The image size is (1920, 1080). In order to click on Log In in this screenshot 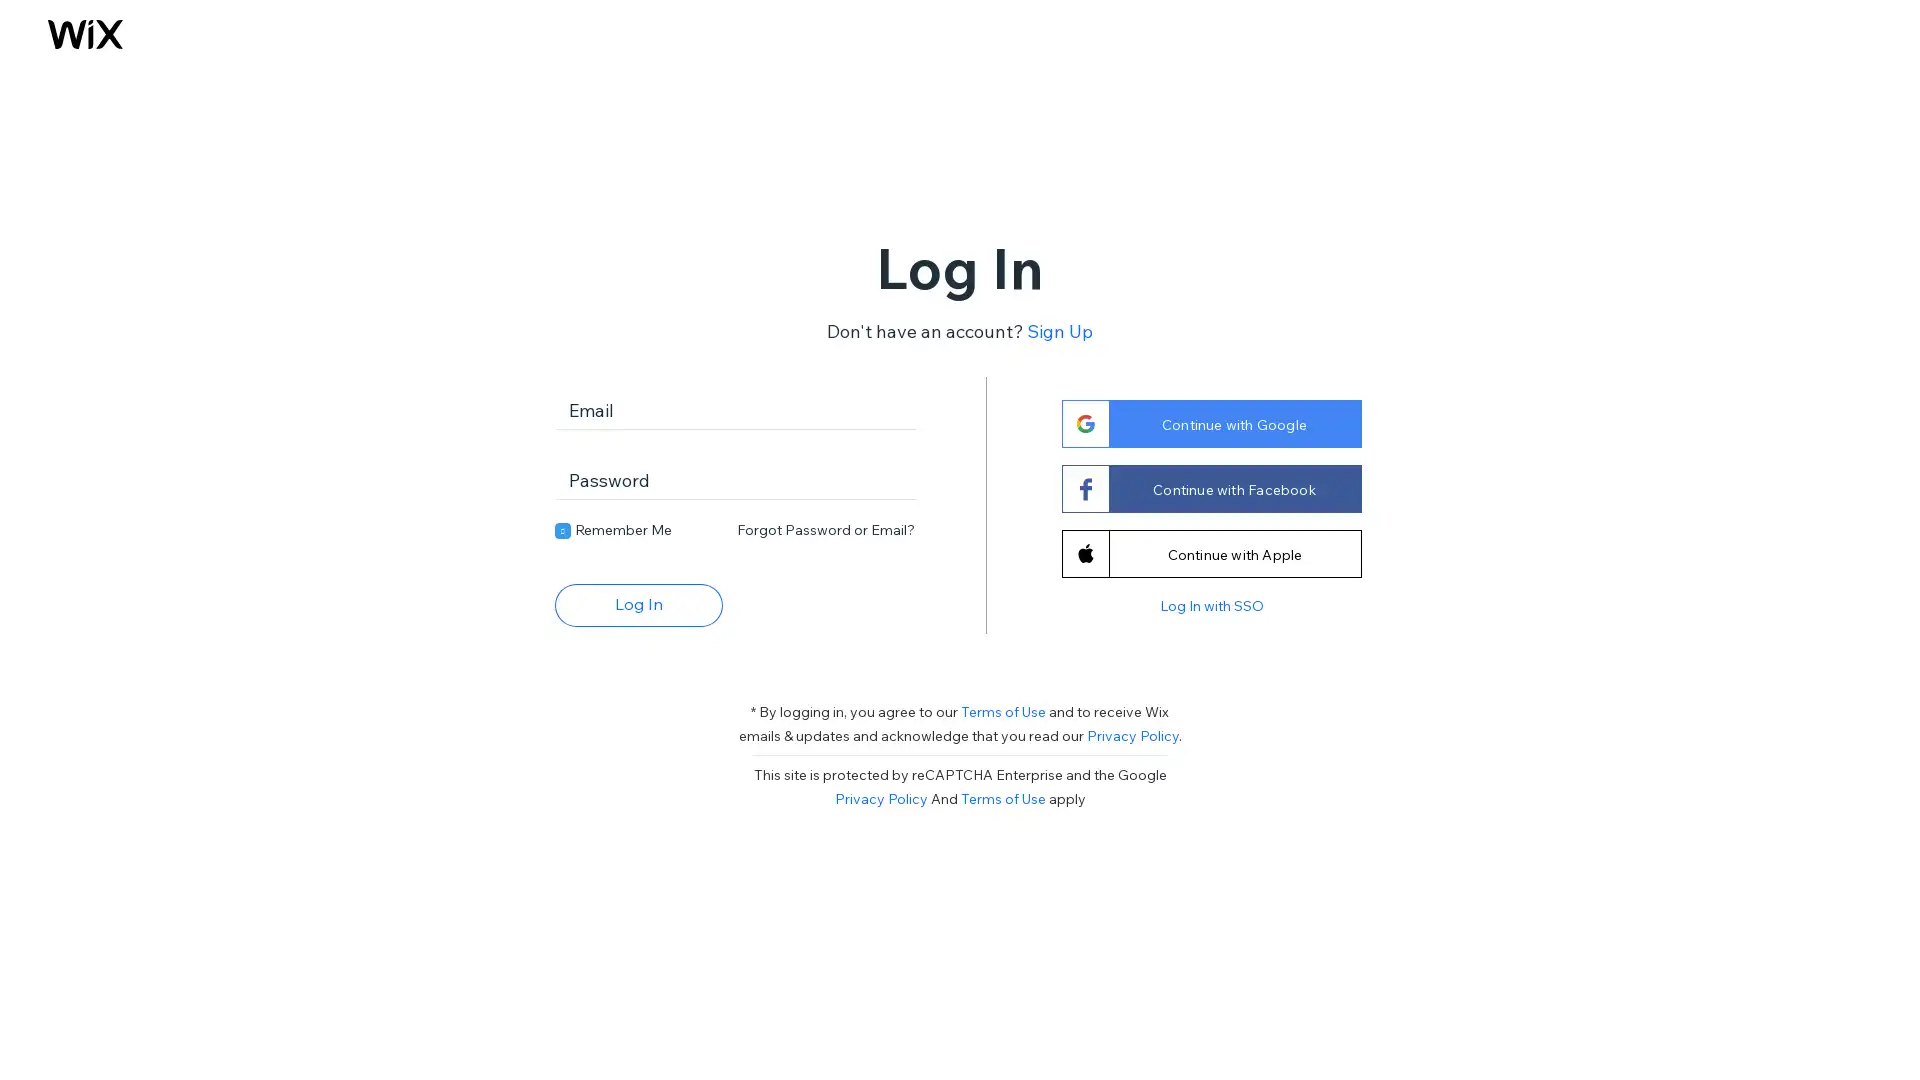, I will do `click(637, 603)`.